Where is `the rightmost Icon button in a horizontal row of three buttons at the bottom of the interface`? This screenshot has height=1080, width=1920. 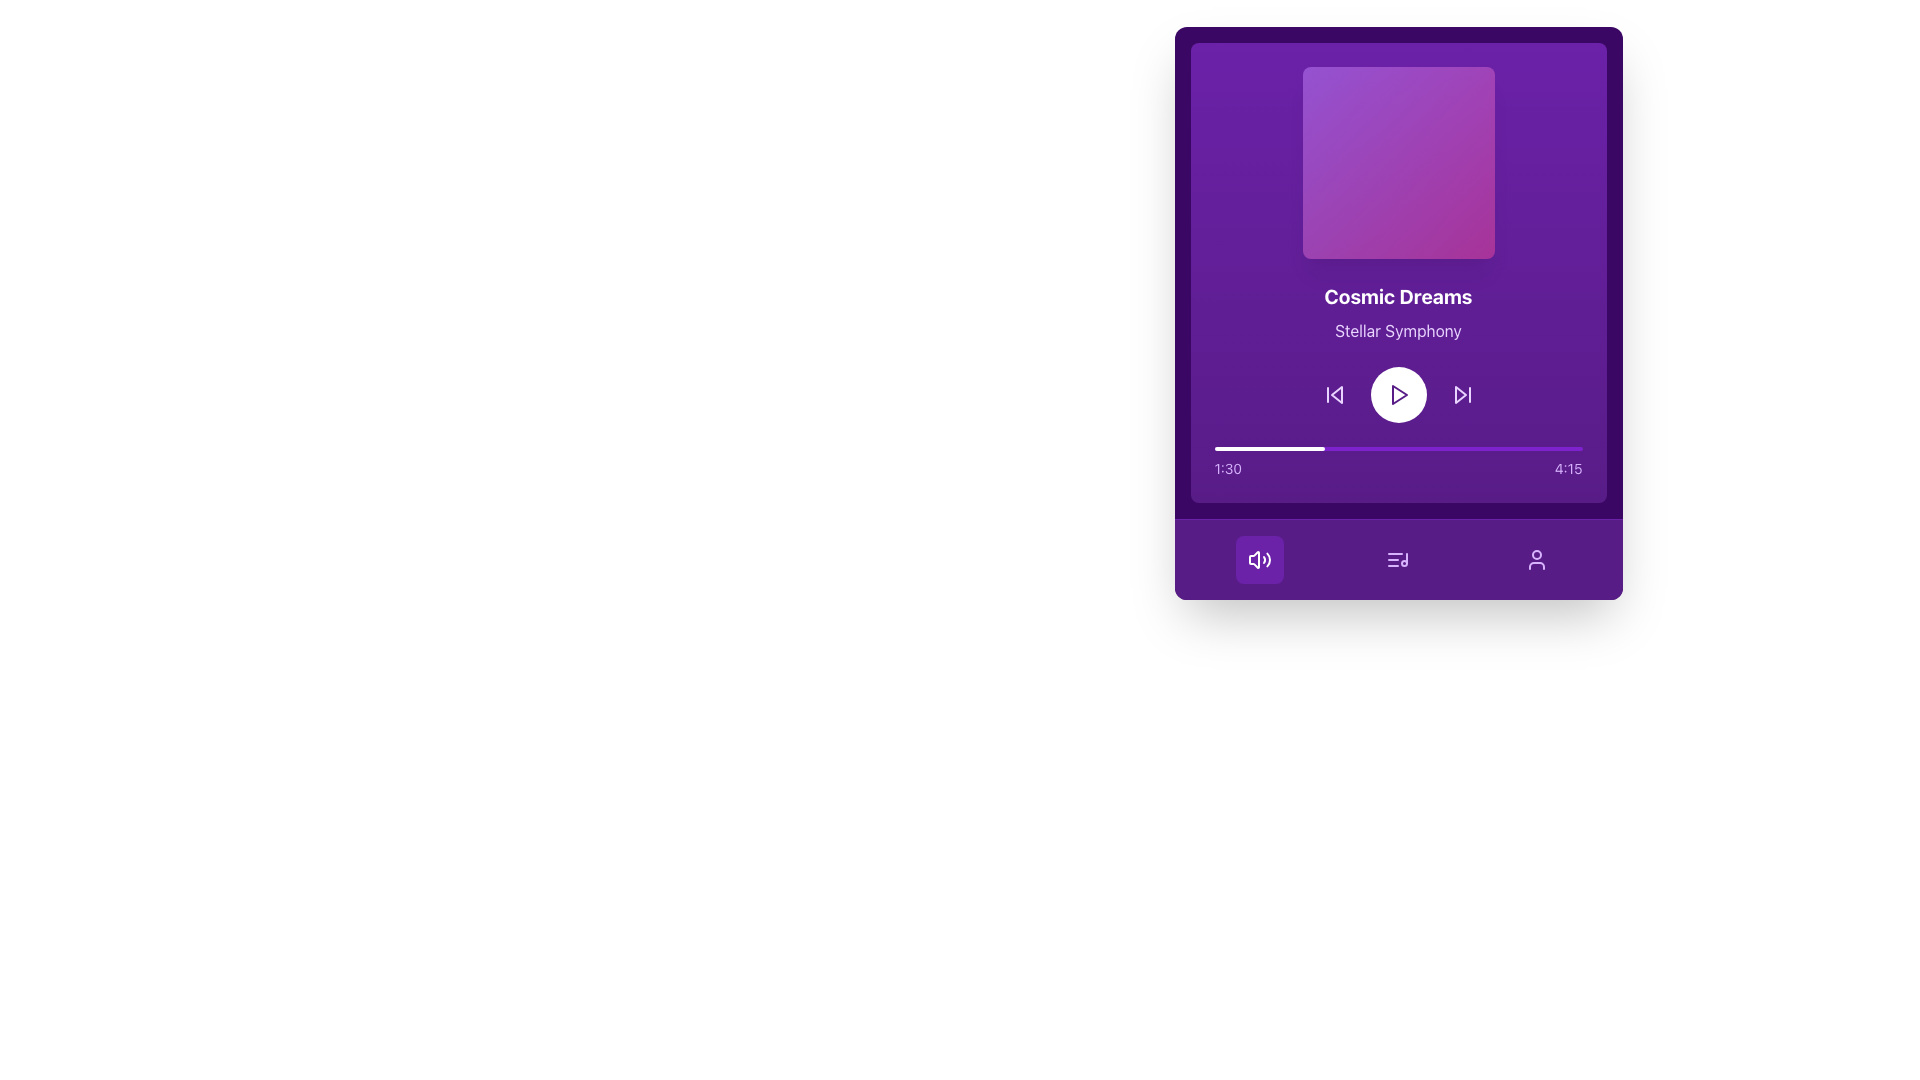 the rightmost Icon button in a horizontal row of three buttons at the bottom of the interface is located at coordinates (1535, 559).